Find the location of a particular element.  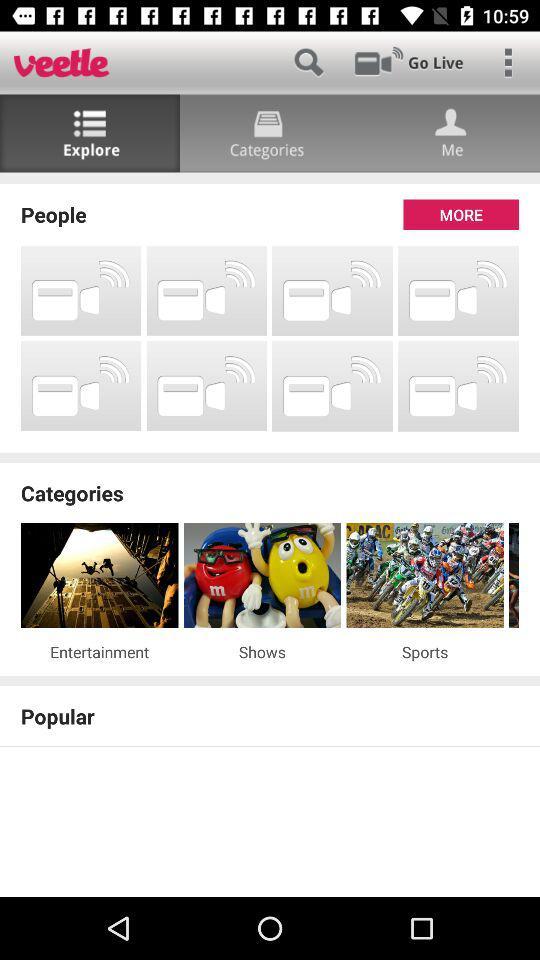

search videos is located at coordinates (308, 62).